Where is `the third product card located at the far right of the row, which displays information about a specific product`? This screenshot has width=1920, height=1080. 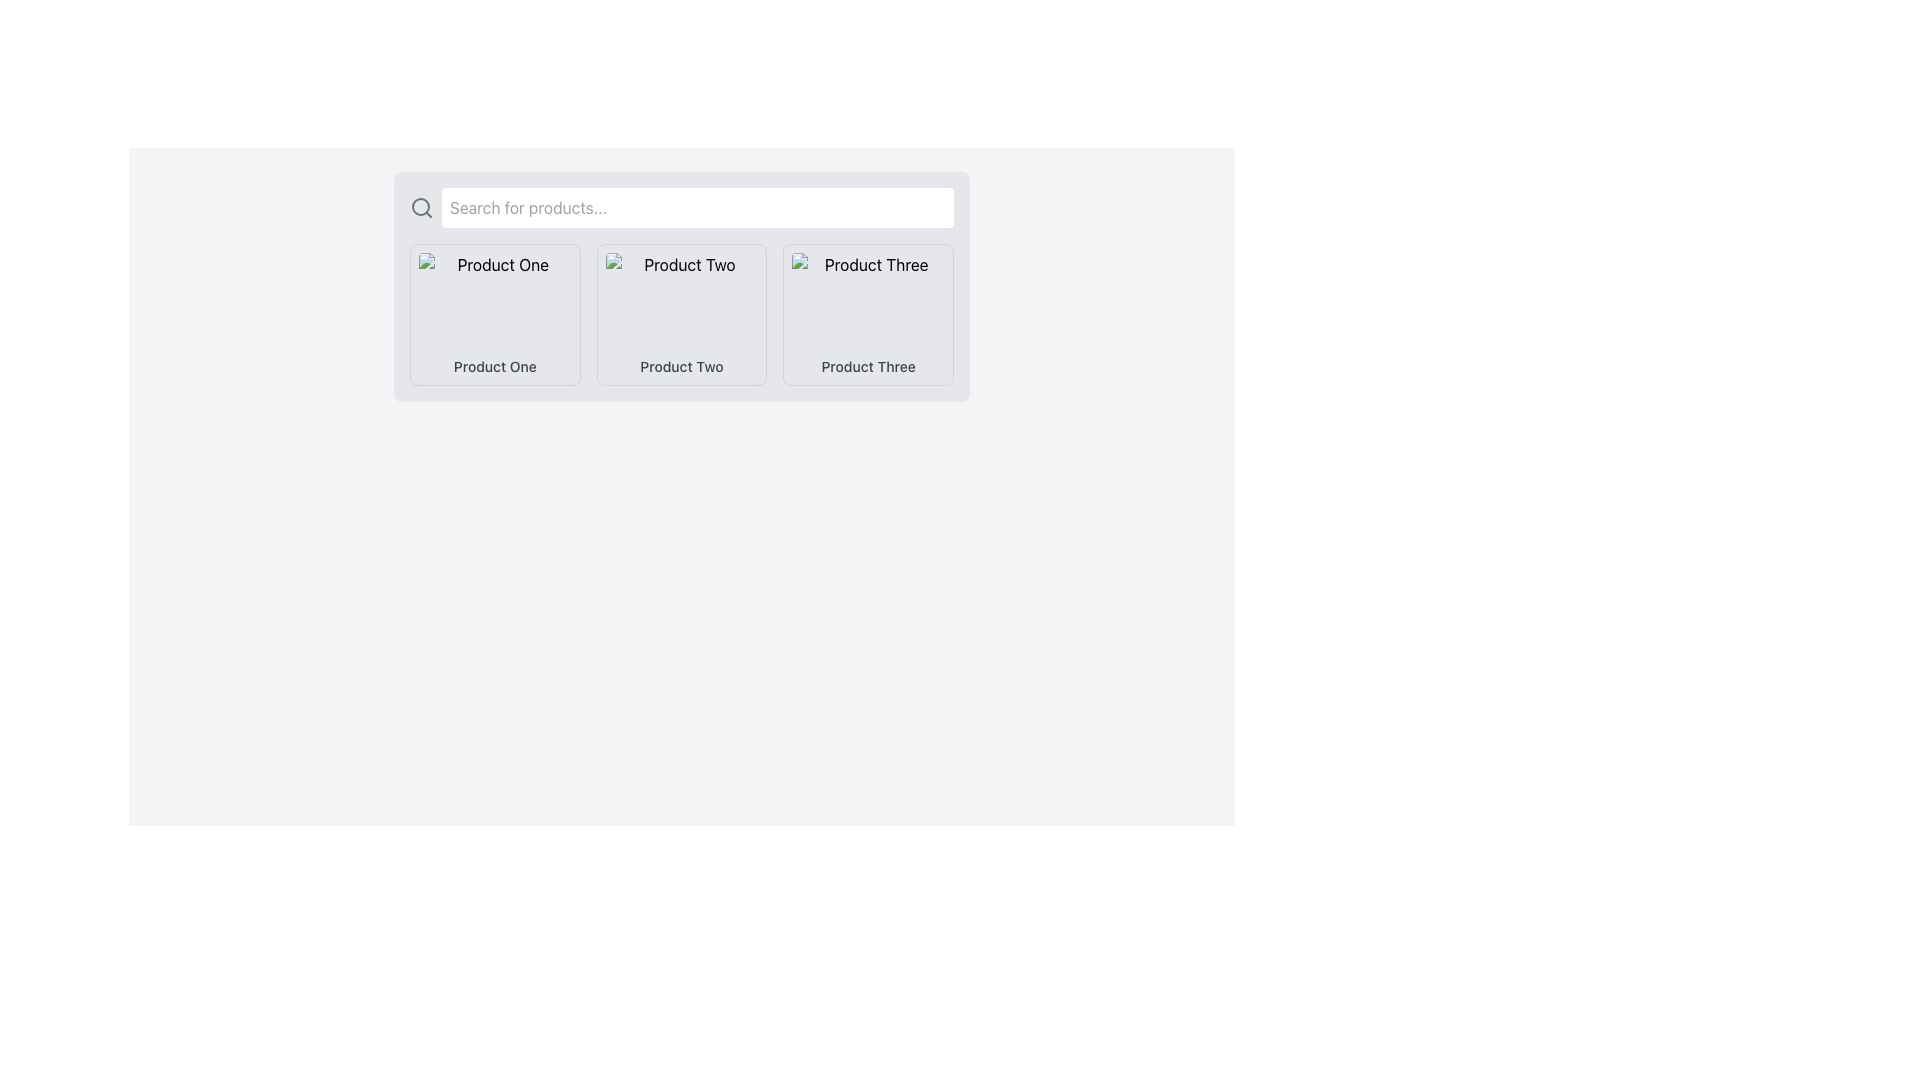 the third product card located at the far right of the row, which displays information about a specific product is located at coordinates (868, 315).